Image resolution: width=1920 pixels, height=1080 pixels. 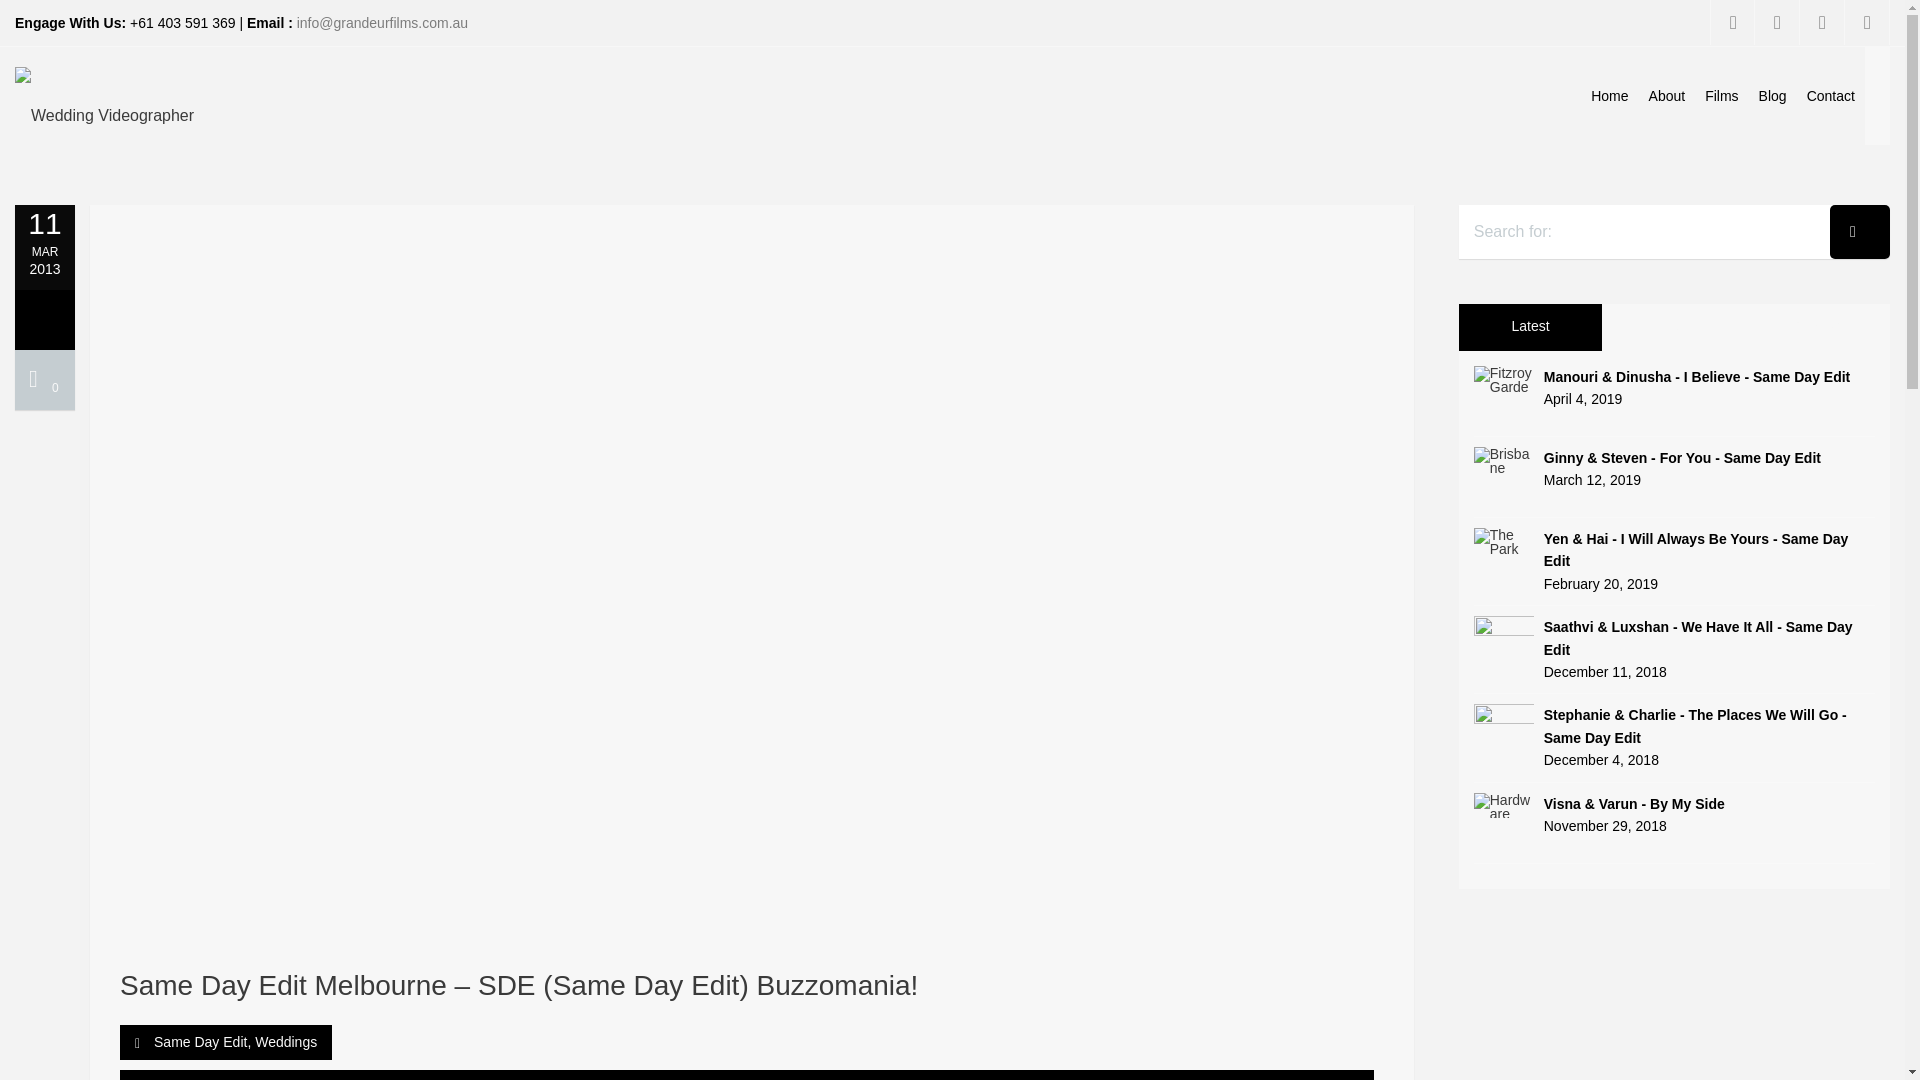 I want to click on 'info@grandeurfilms.com.au', so click(x=296, y=23).